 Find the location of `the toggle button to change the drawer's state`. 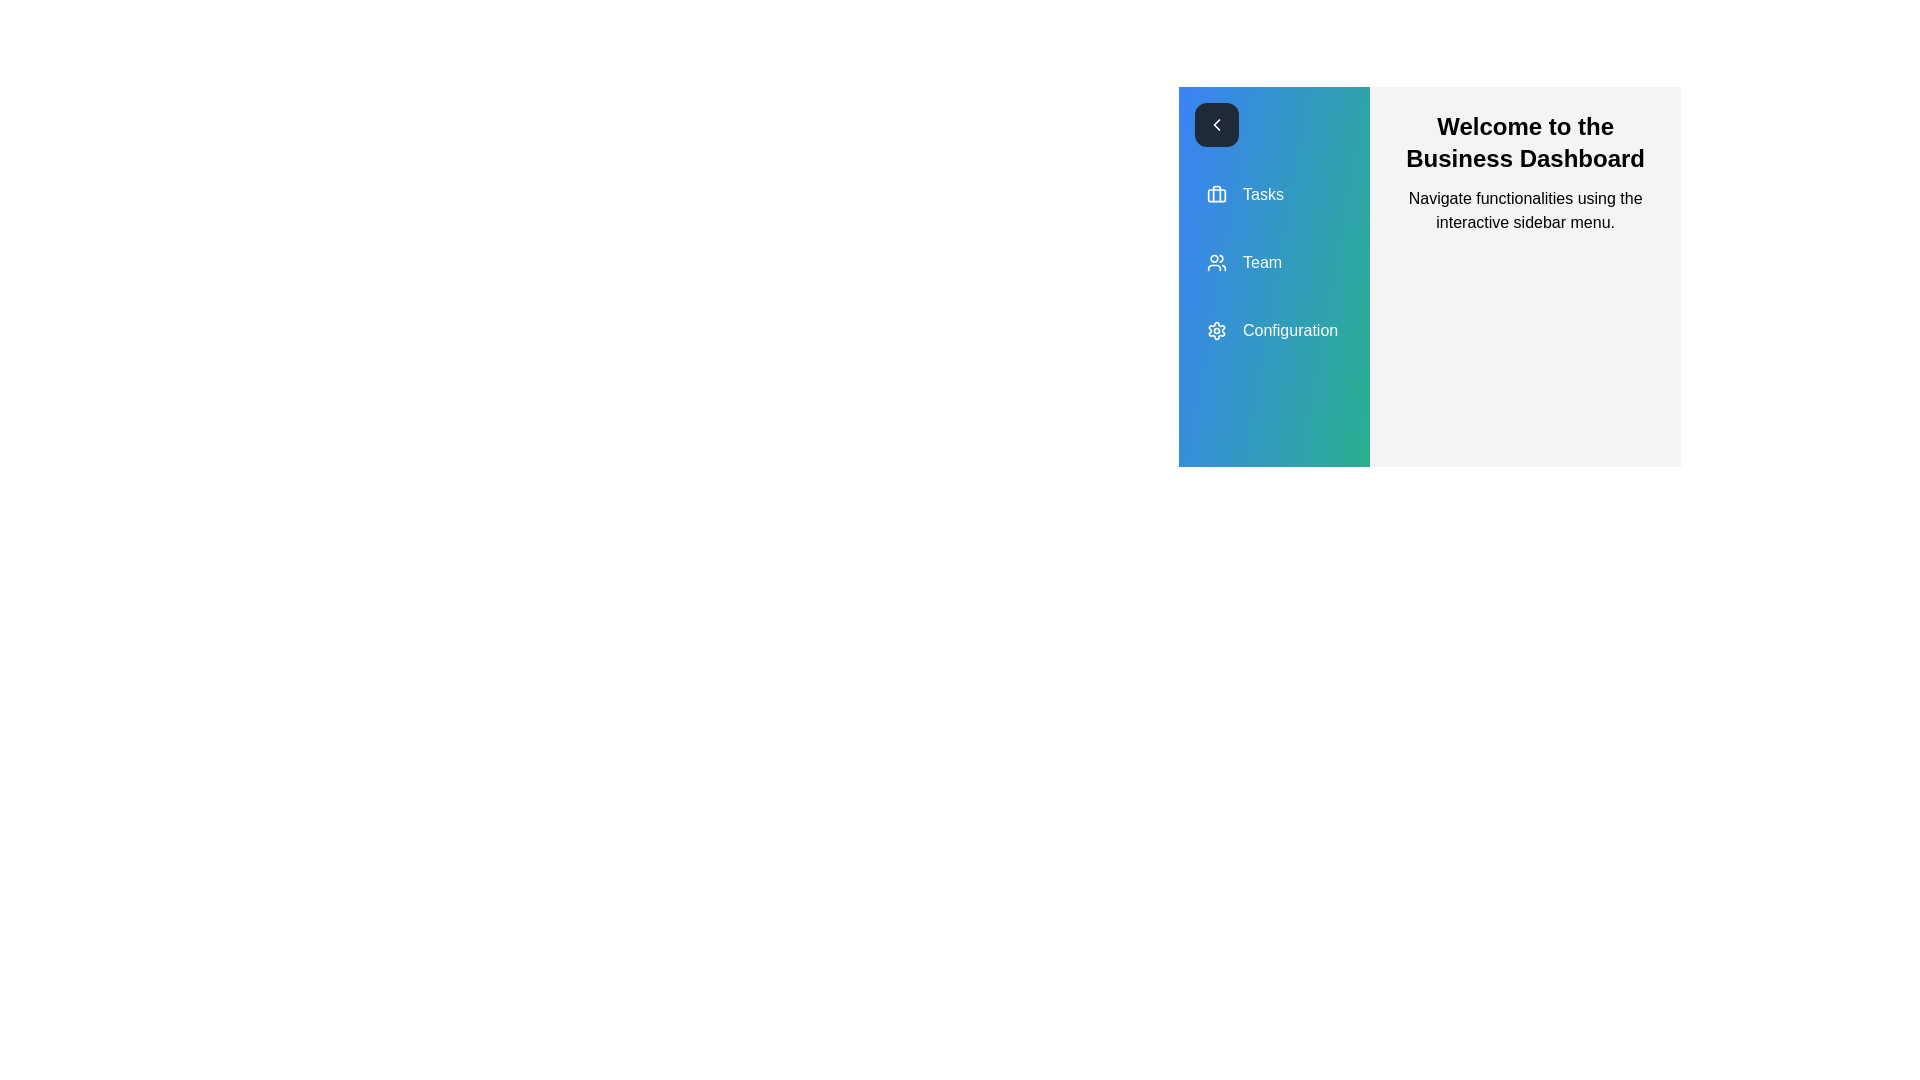

the toggle button to change the drawer's state is located at coordinates (1216, 124).